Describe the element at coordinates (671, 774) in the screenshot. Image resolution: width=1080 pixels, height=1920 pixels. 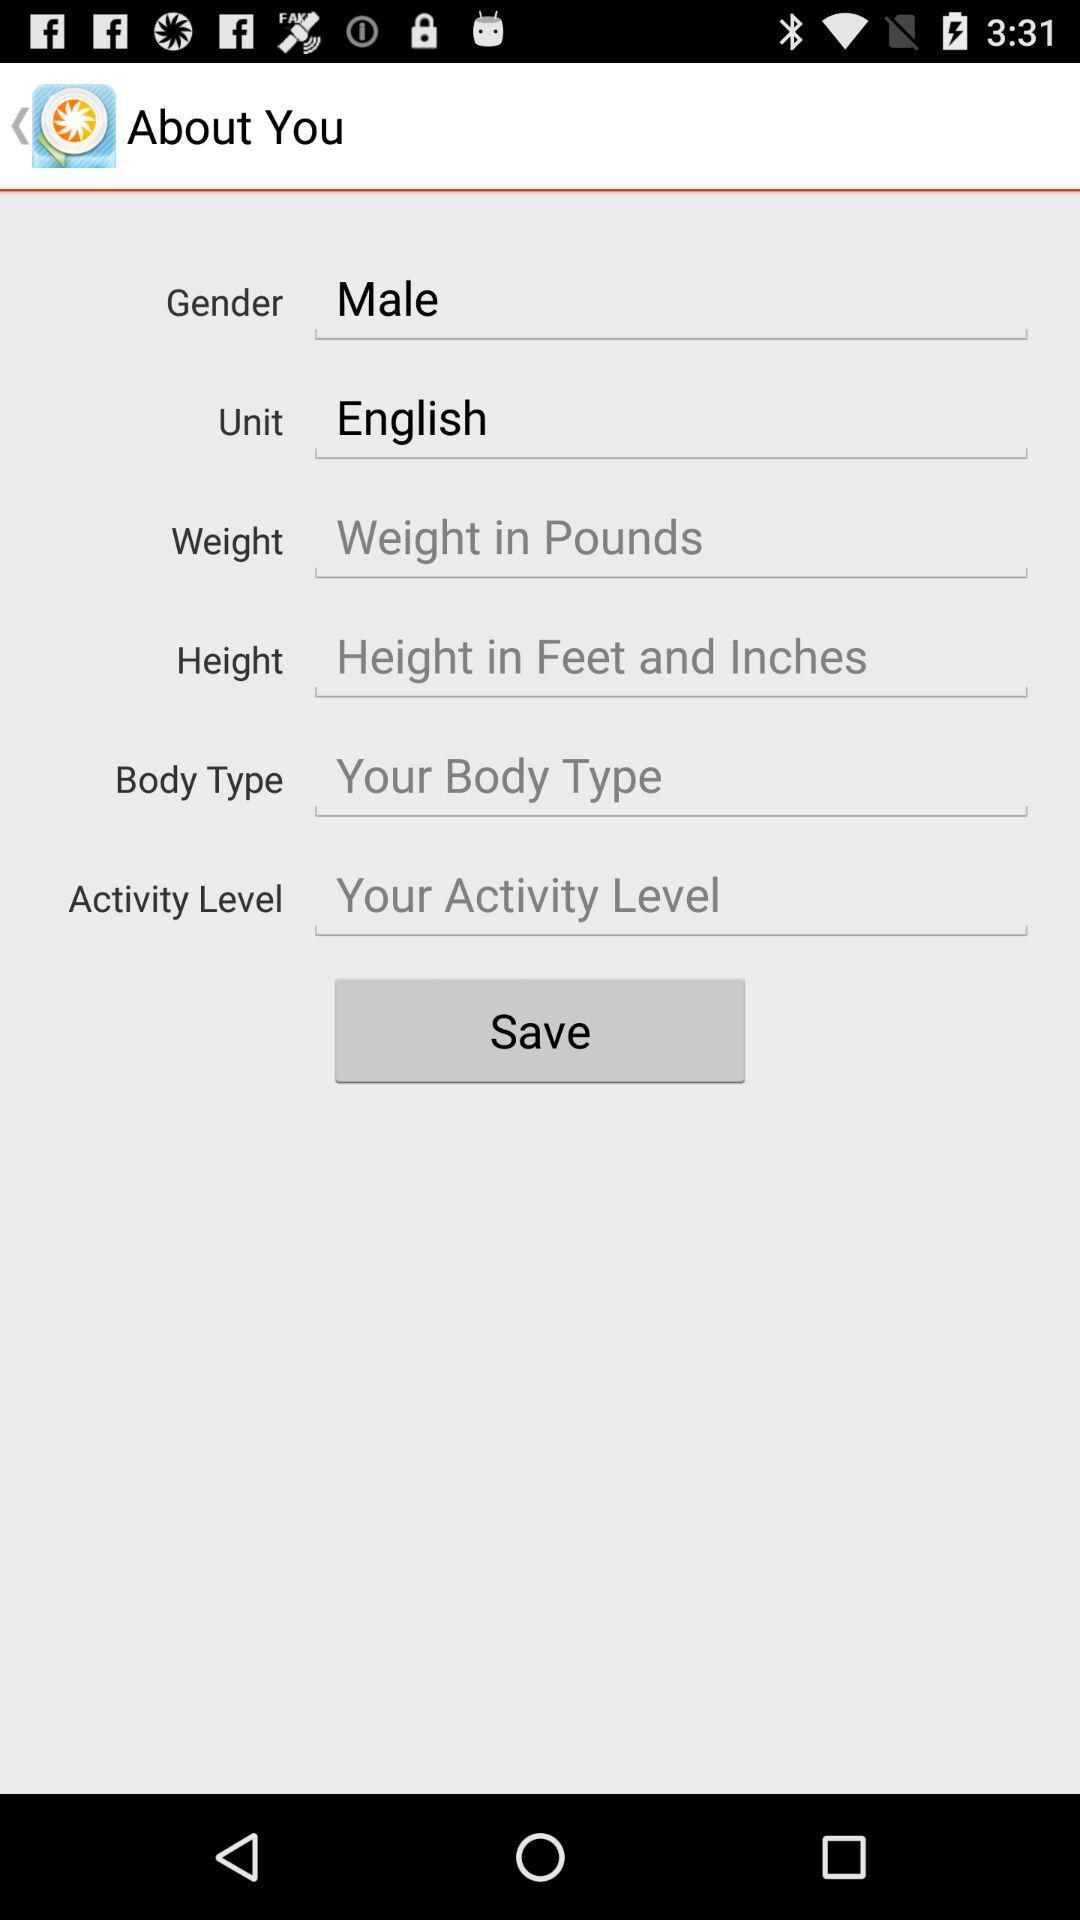
I see `body size` at that location.